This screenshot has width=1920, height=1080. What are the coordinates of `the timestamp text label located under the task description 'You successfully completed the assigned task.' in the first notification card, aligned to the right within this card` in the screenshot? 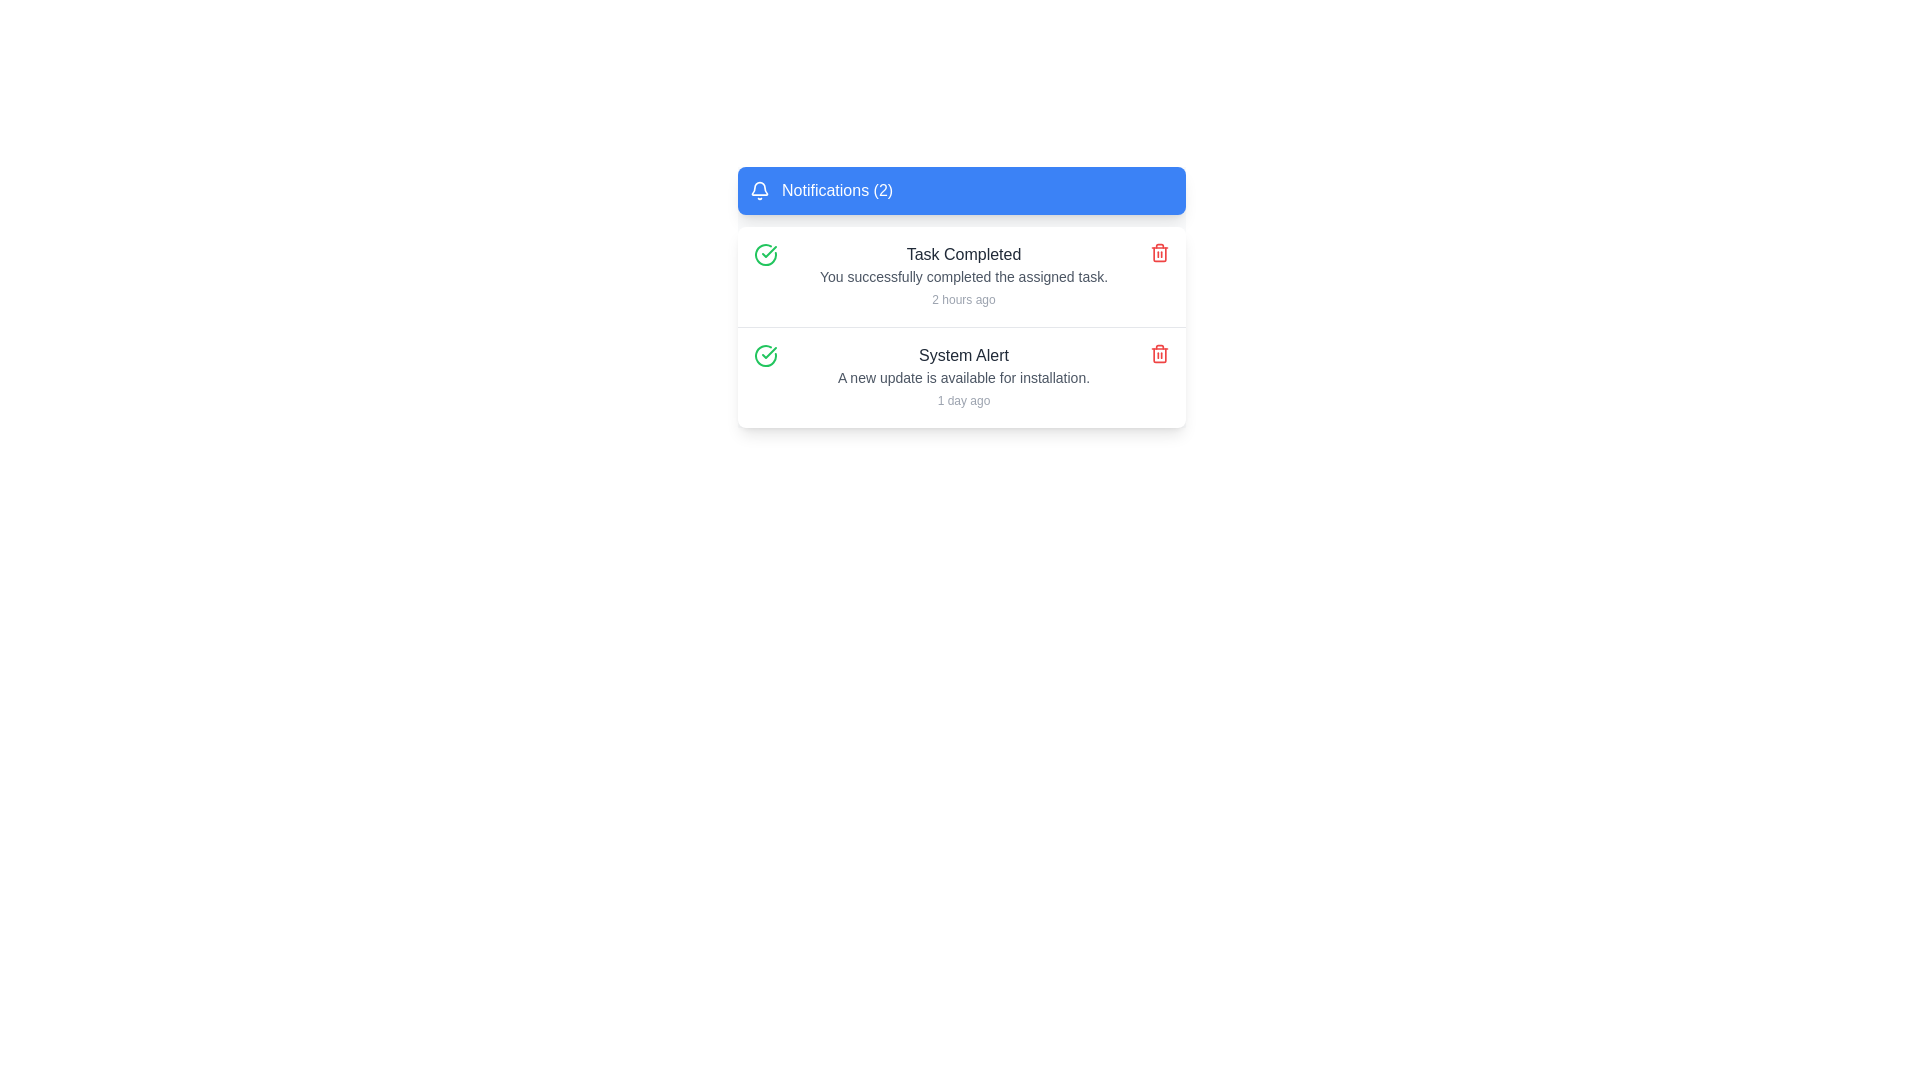 It's located at (964, 300).